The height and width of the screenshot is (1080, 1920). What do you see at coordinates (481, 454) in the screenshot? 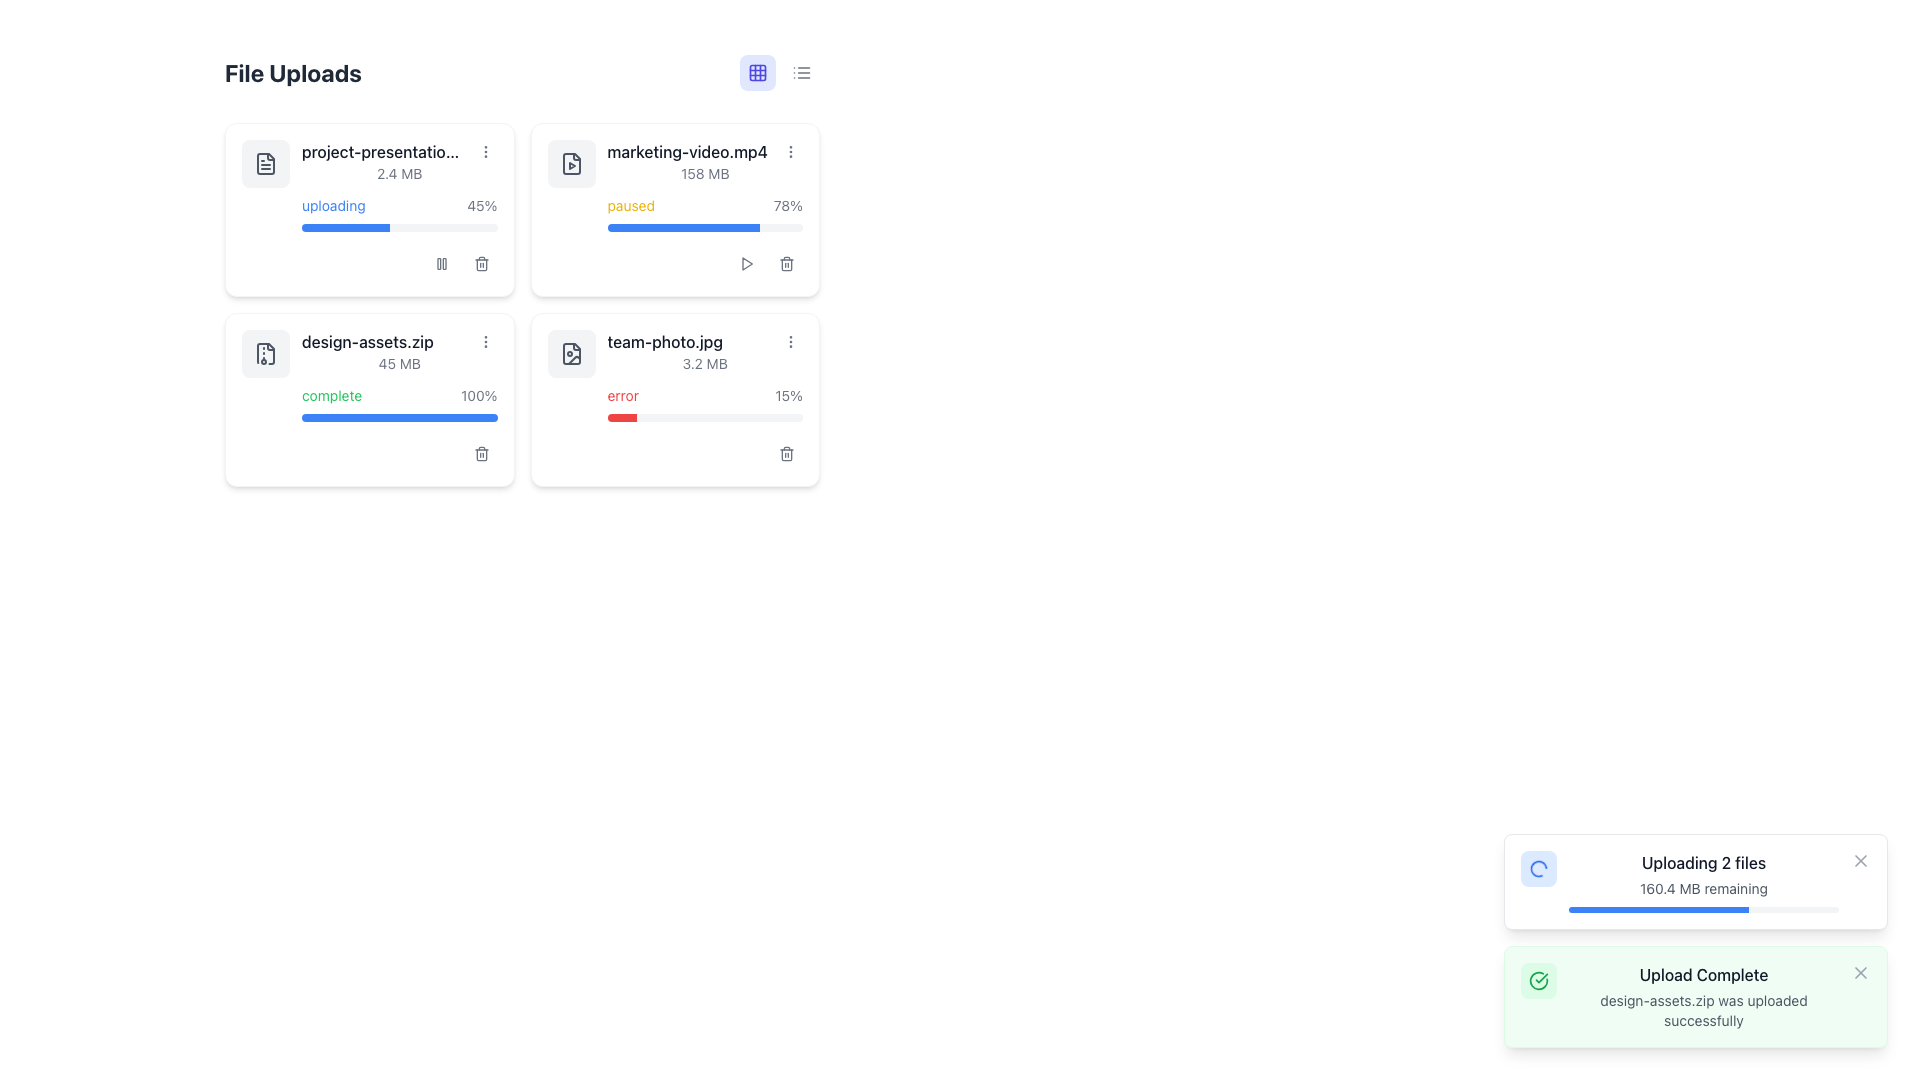
I see `the gray circular button with a trash can icon located underneath the 'design-assets.zip' entry in the 'File Uploads' section` at bounding box center [481, 454].